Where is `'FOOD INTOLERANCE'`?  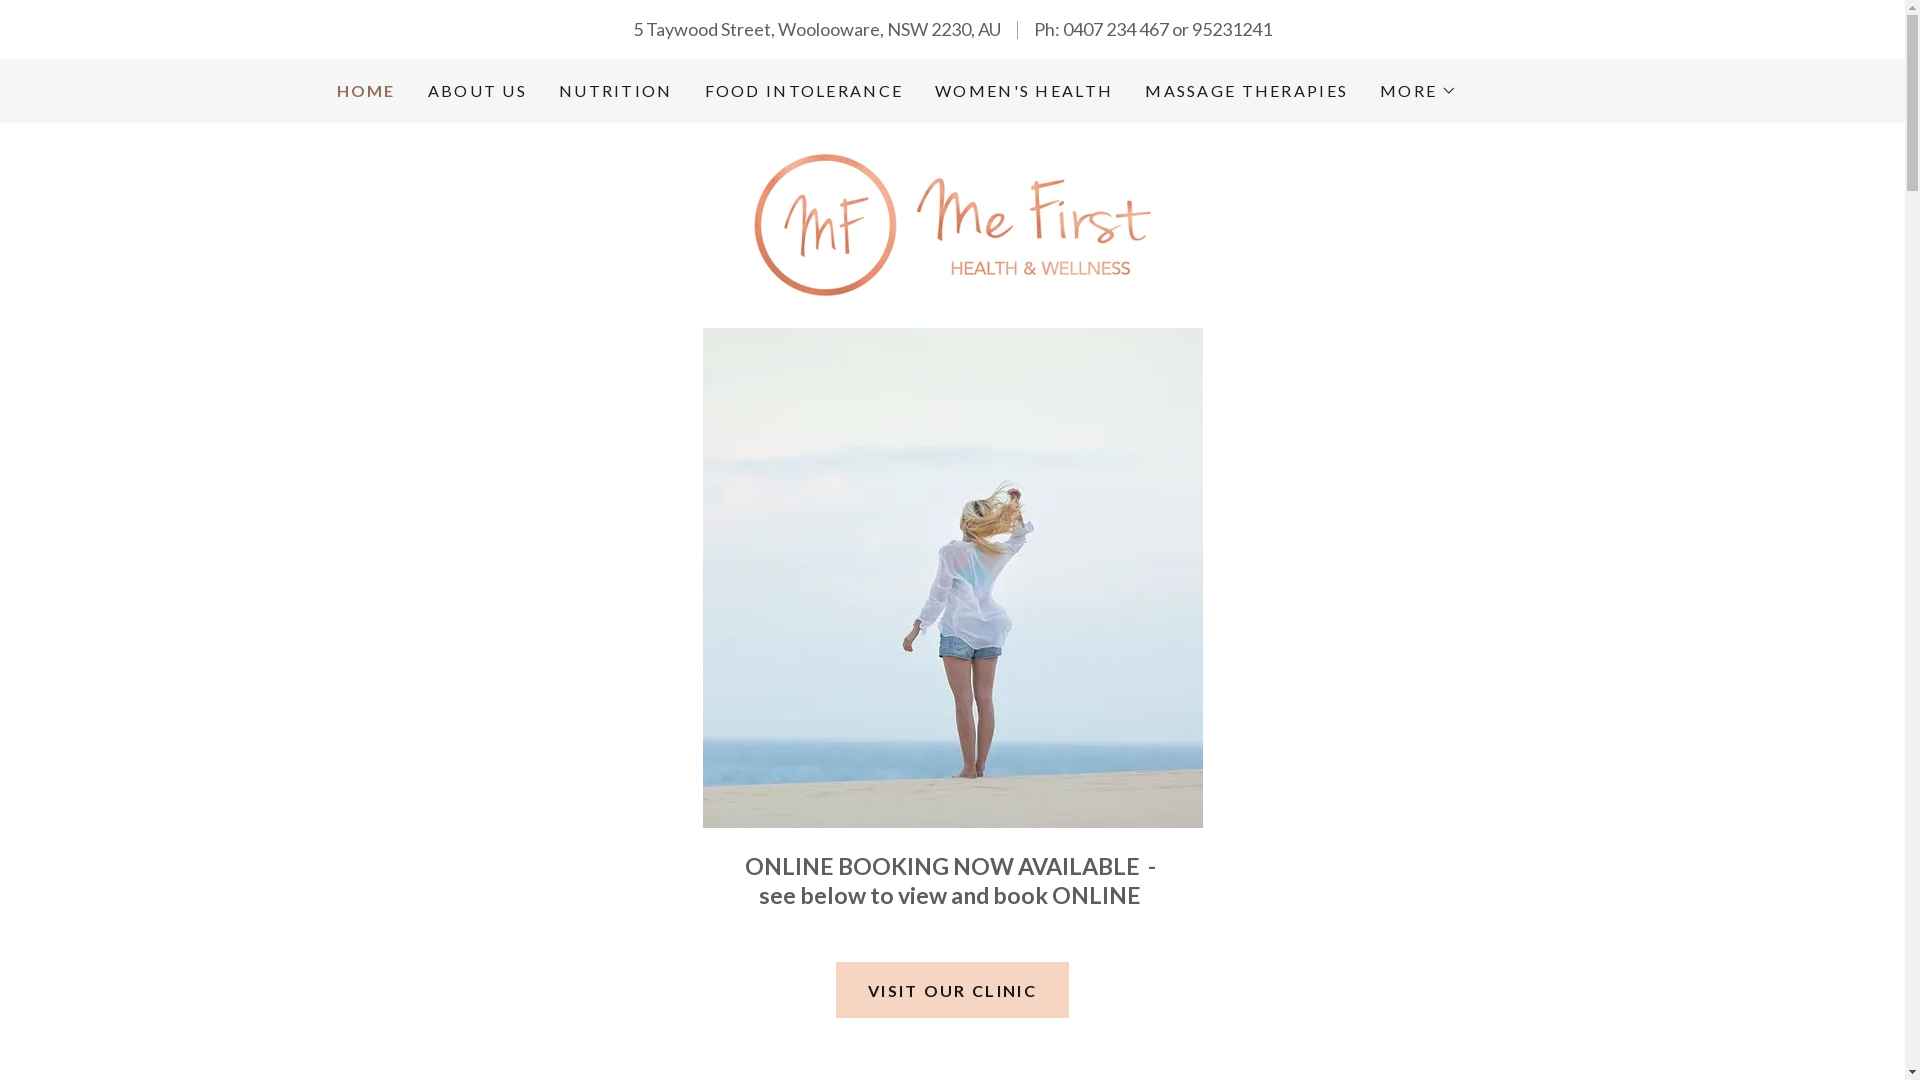
'FOOD INTOLERANCE' is located at coordinates (699, 91).